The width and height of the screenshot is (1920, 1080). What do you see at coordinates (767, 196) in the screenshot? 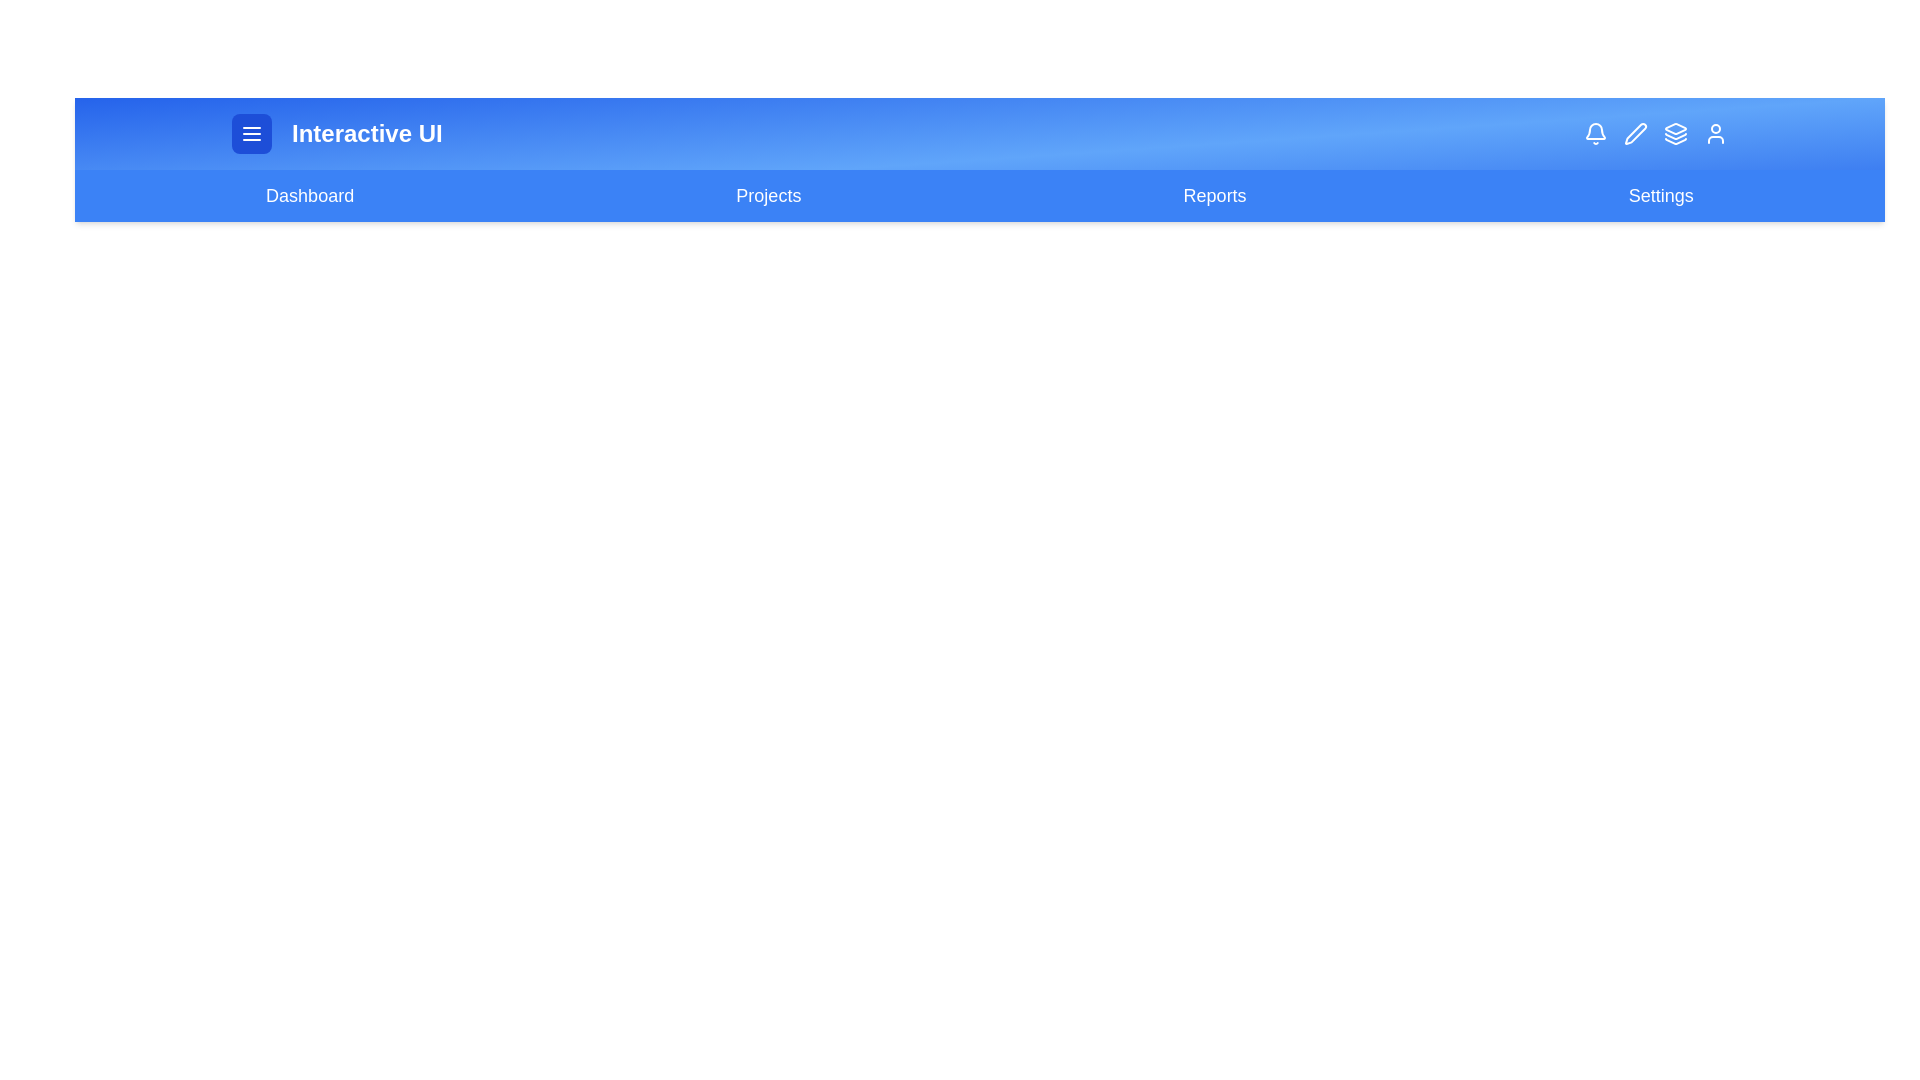
I see `the navigation link labeled 'Projects' to navigate to the respective page` at bounding box center [767, 196].